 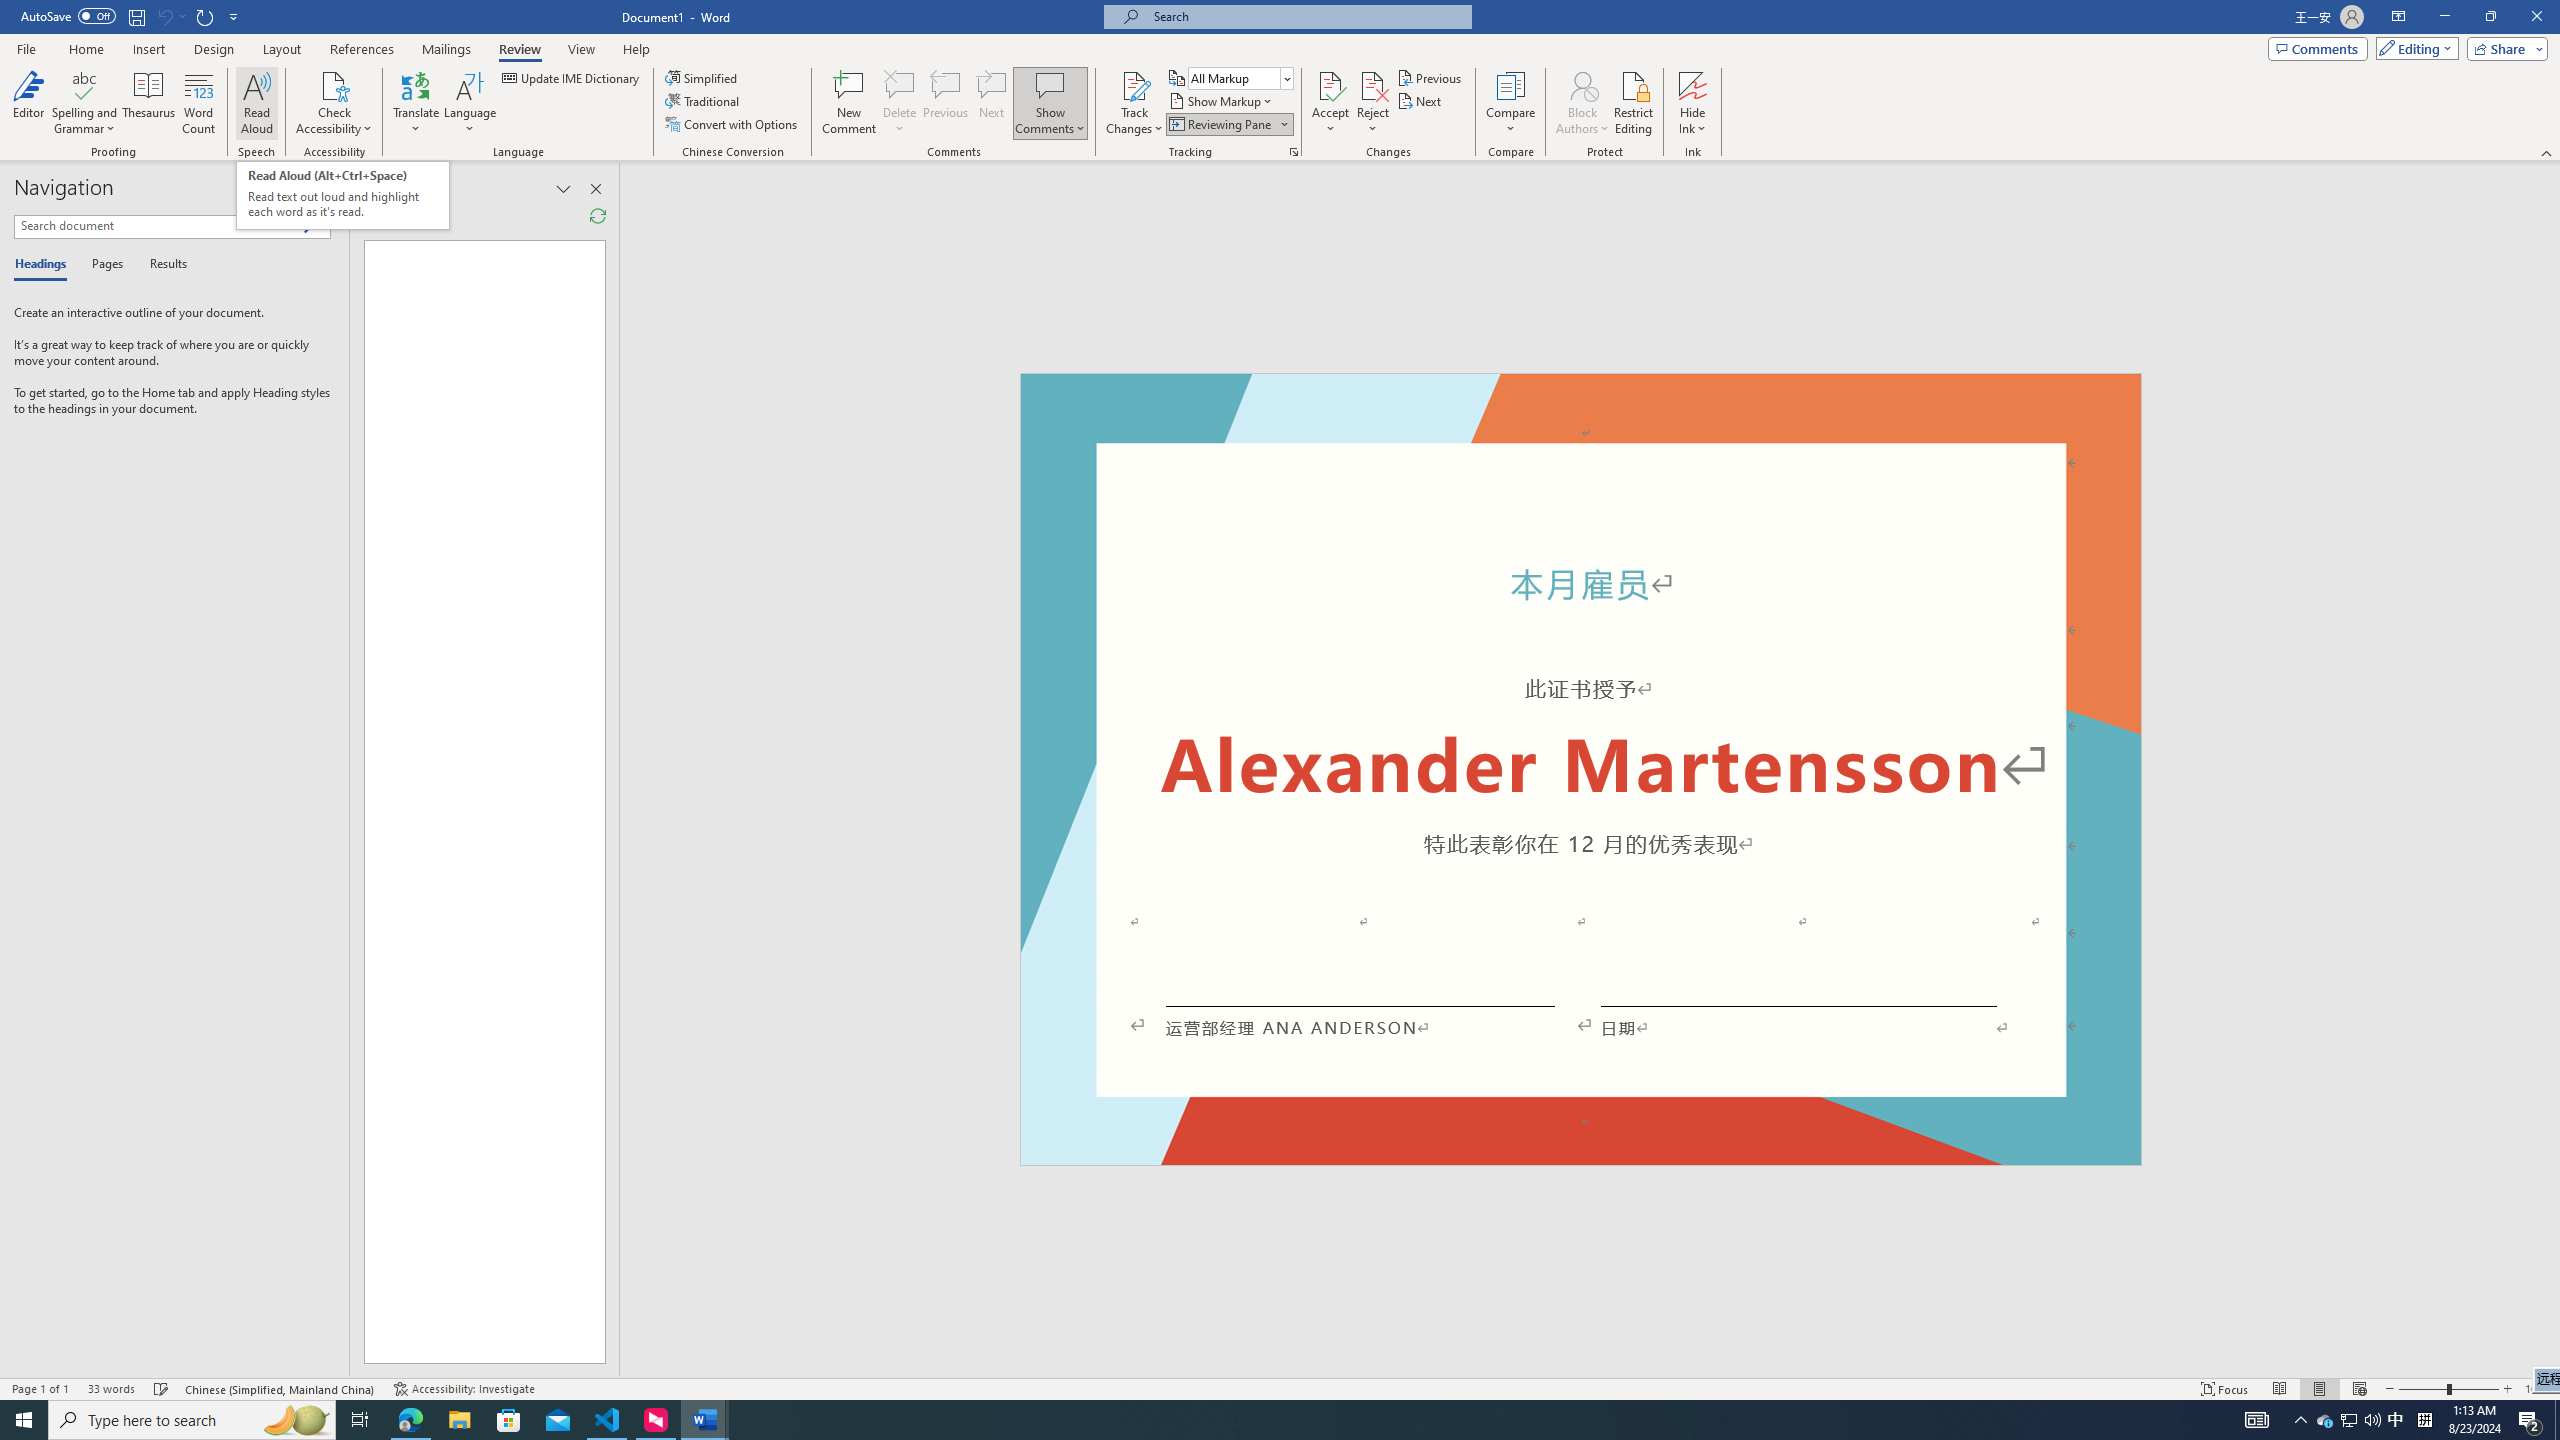 What do you see at coordinates (1330, 84) in the screenshot?
I see `'Accept and Move to Next'` at bounding box center [1330, 84].